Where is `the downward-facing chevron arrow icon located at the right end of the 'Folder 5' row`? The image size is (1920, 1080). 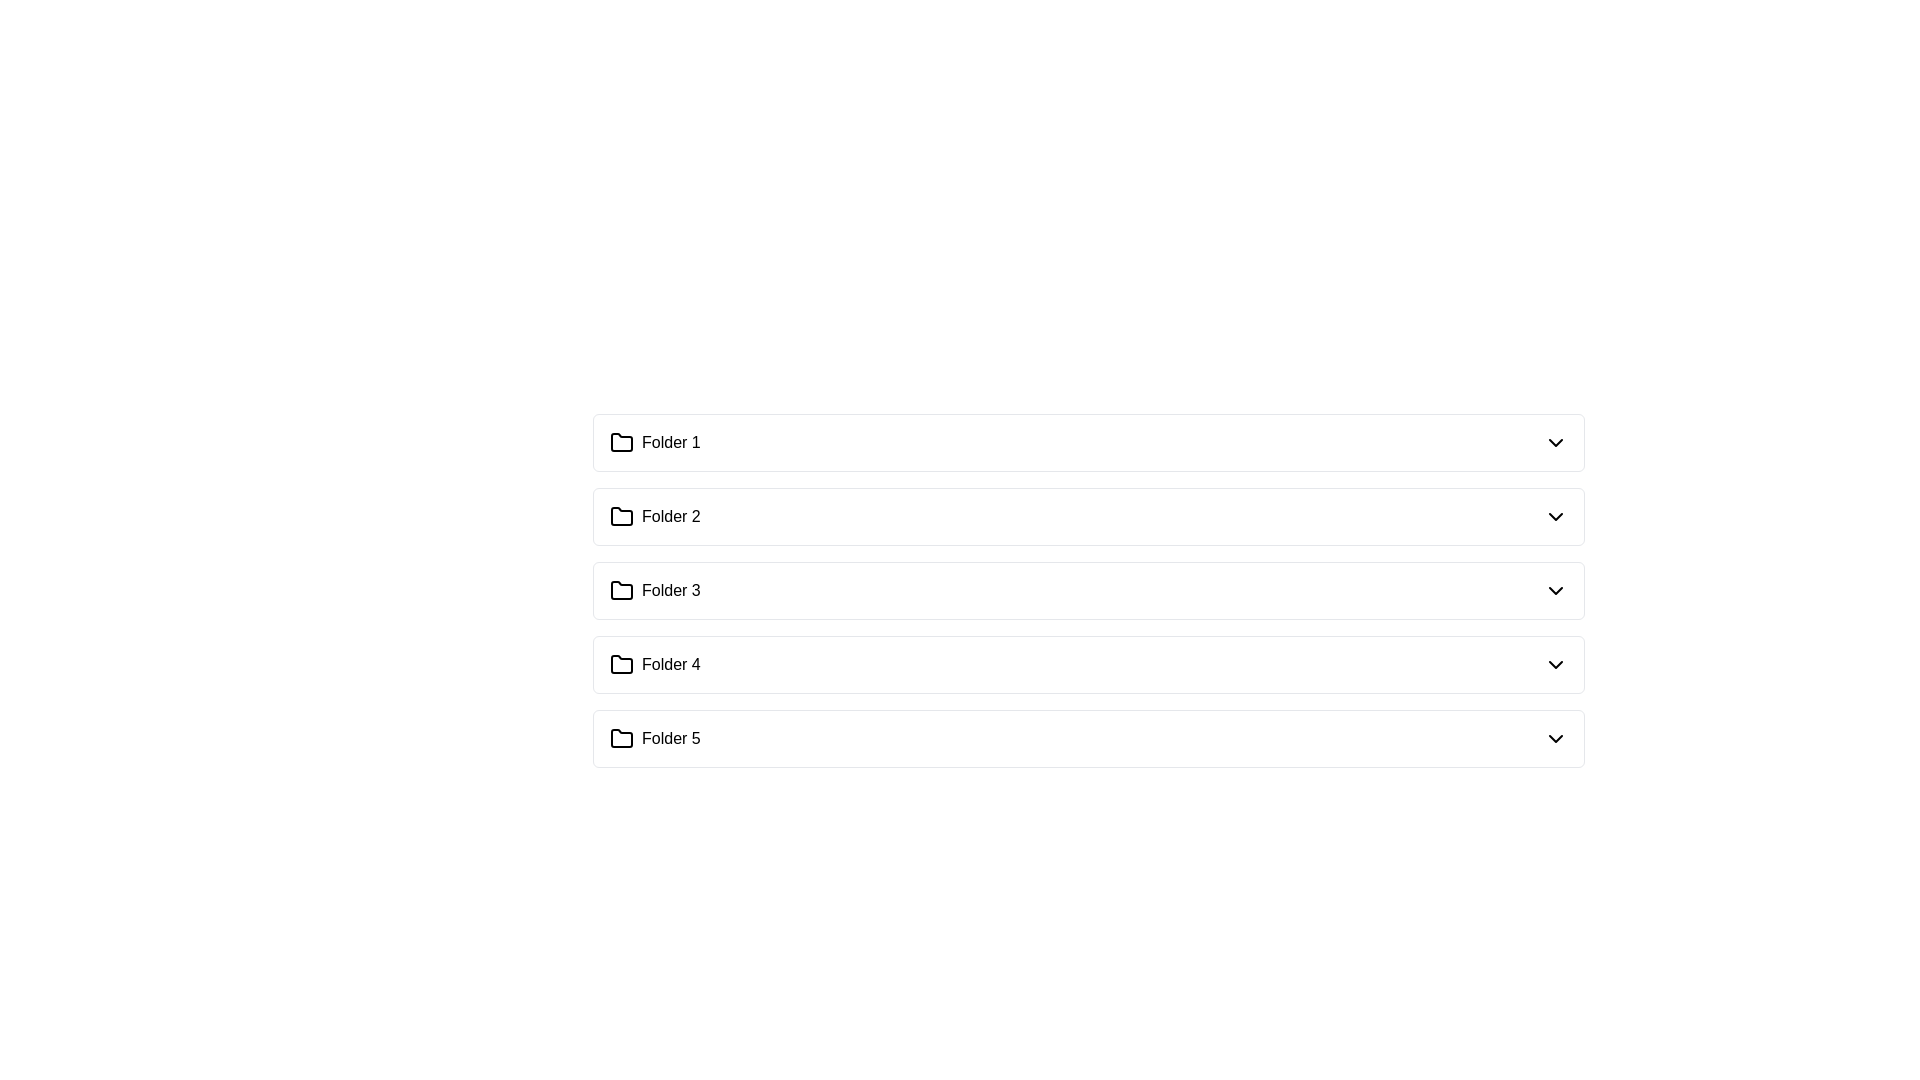 the downward-facing chevron arrow icon located at the right end of the 'Folder 5' row is located at coordinates (1554, 739).